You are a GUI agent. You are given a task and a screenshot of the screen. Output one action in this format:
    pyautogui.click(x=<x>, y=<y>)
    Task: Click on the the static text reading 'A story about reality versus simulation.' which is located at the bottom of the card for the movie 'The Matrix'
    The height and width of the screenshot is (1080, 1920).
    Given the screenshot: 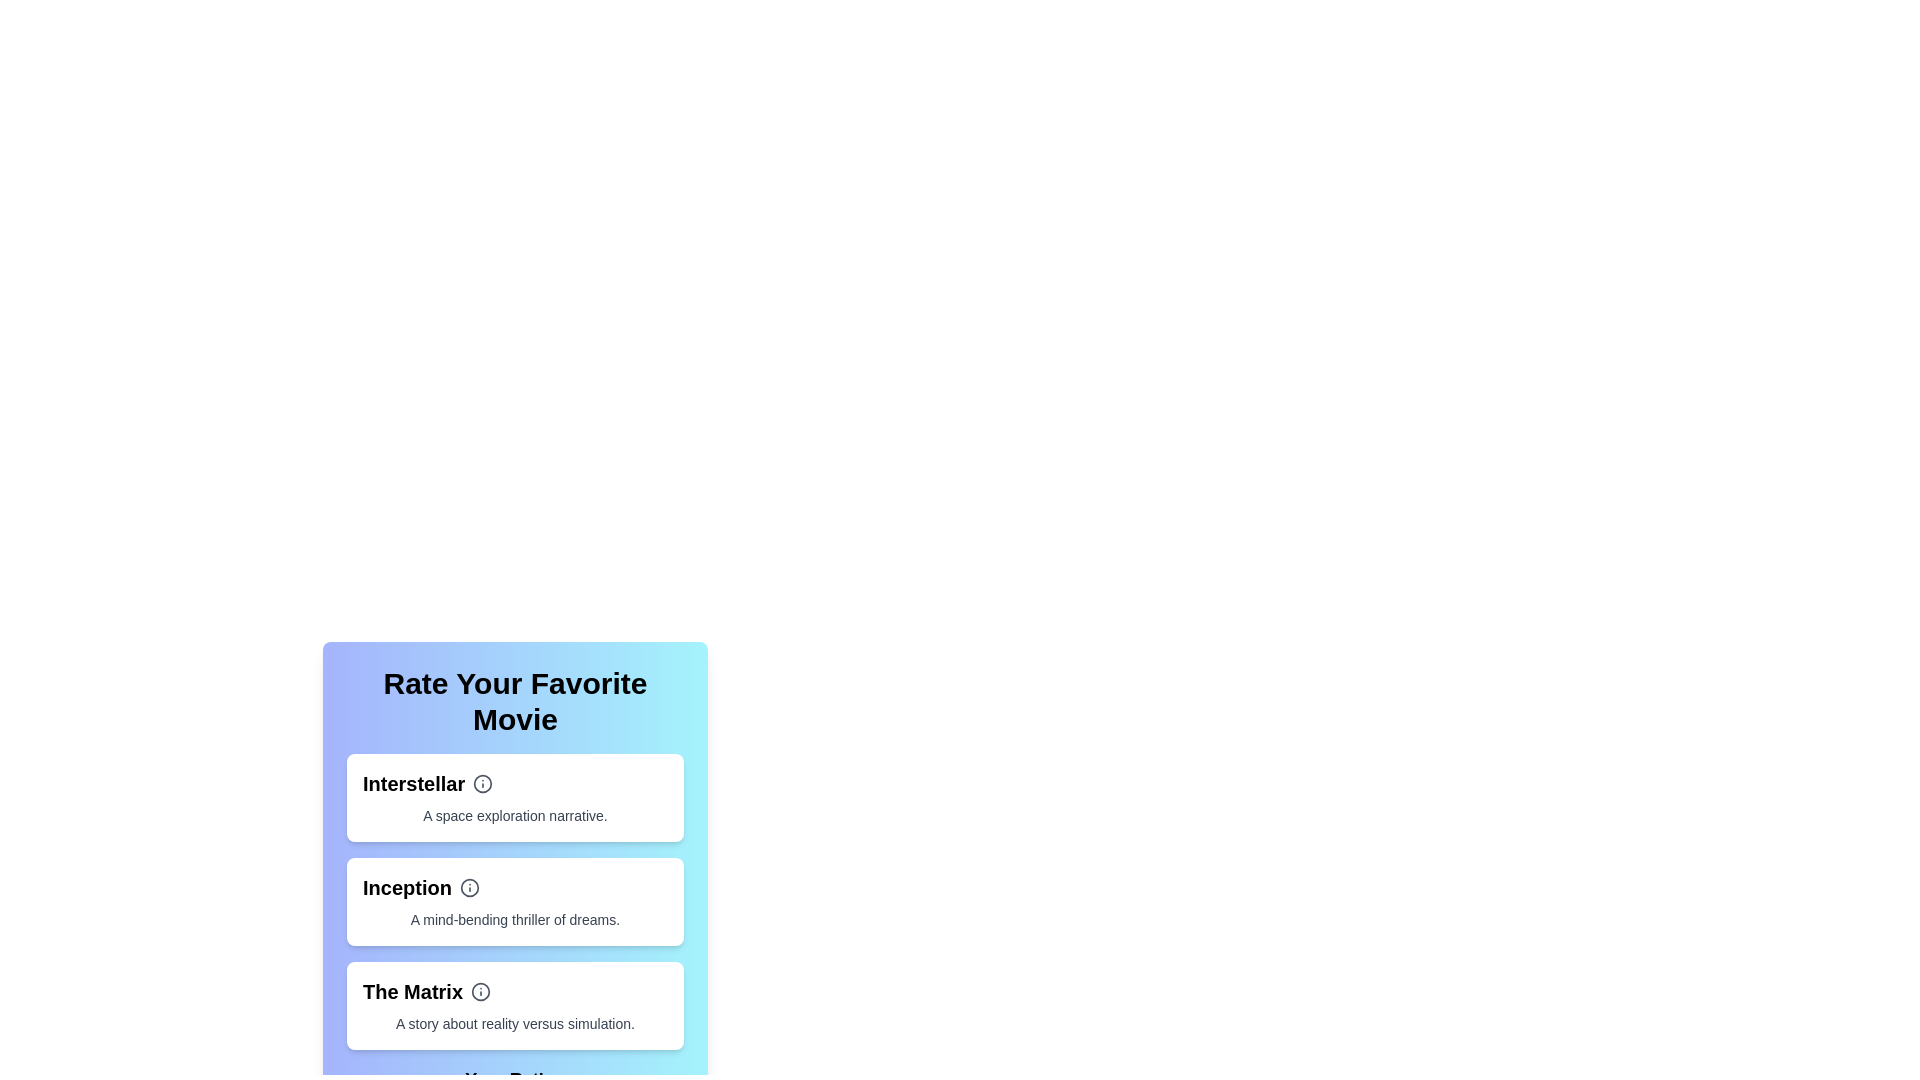 What is the action you would take?
    pyautogui.click(x=515, y=1023)
    